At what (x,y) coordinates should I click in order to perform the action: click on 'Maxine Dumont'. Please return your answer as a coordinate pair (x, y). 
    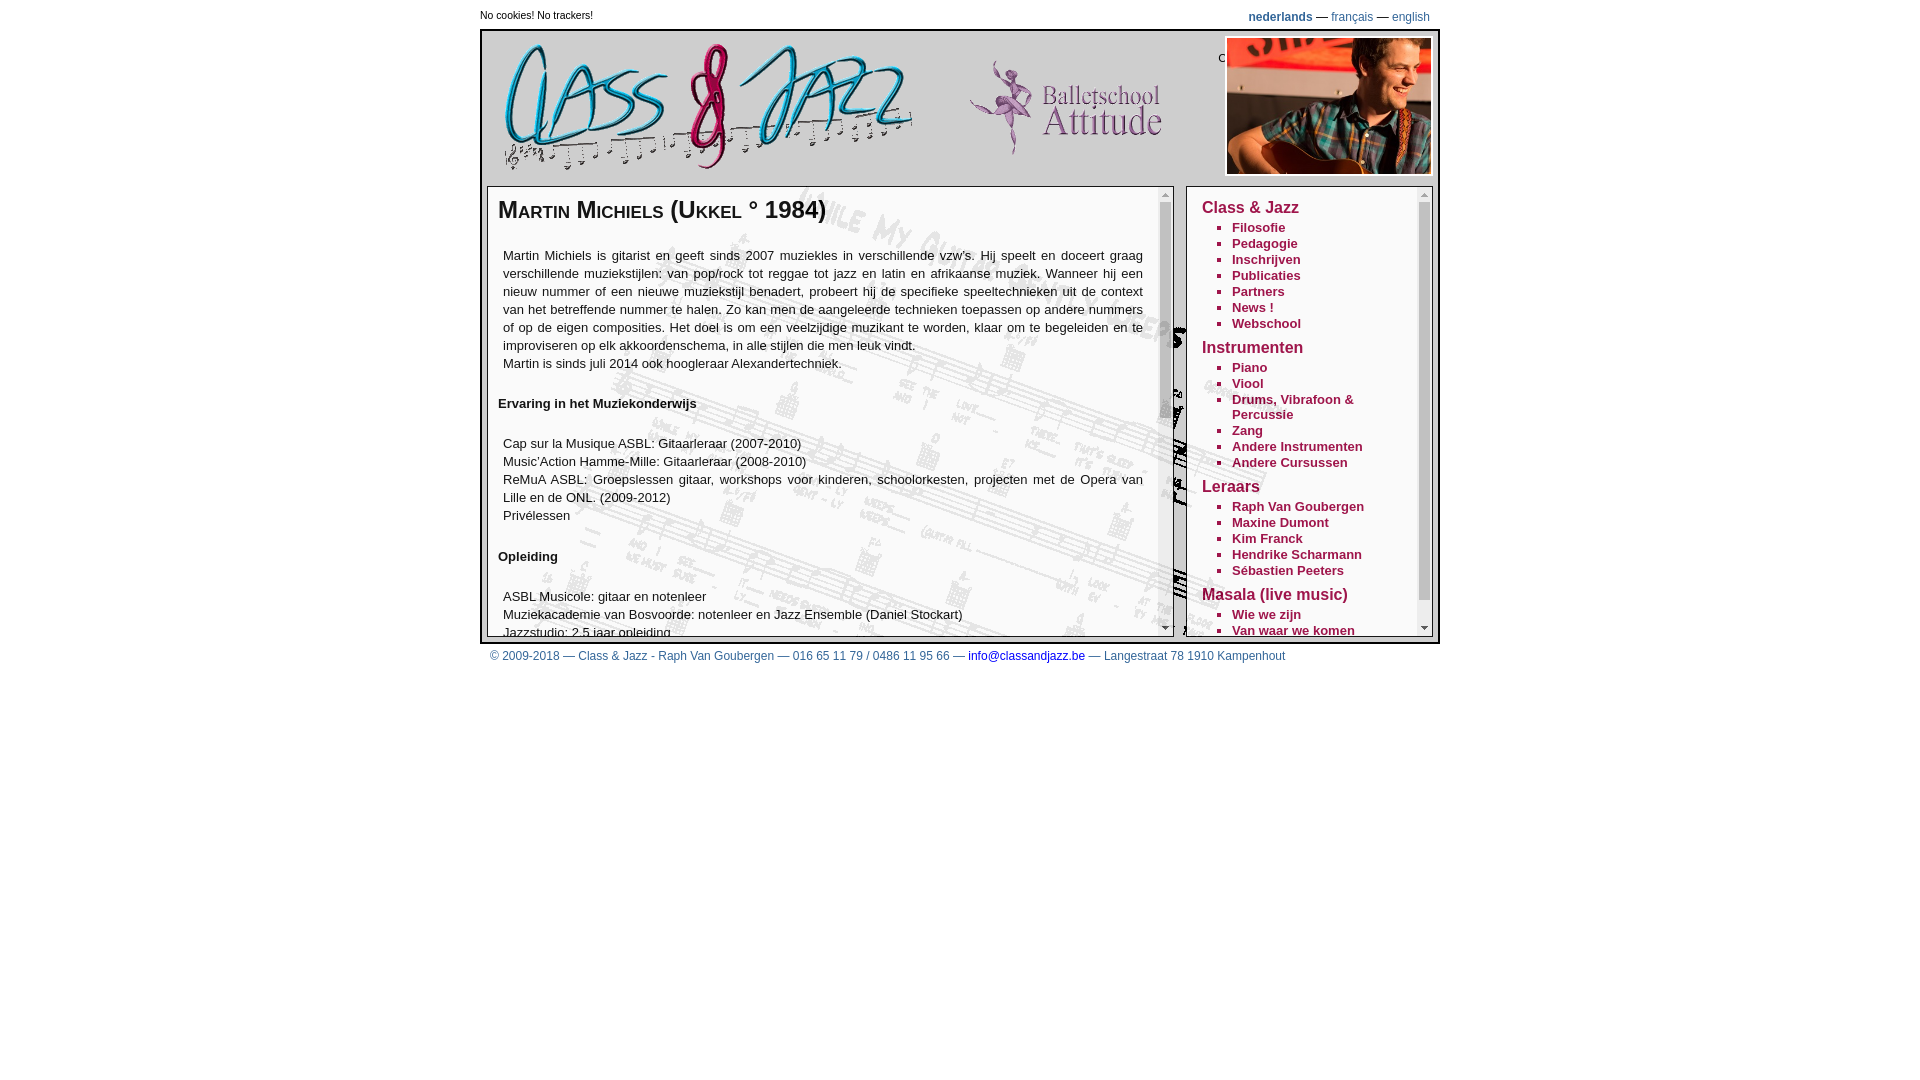
    Looking at the image, I should click on (1280, 521).